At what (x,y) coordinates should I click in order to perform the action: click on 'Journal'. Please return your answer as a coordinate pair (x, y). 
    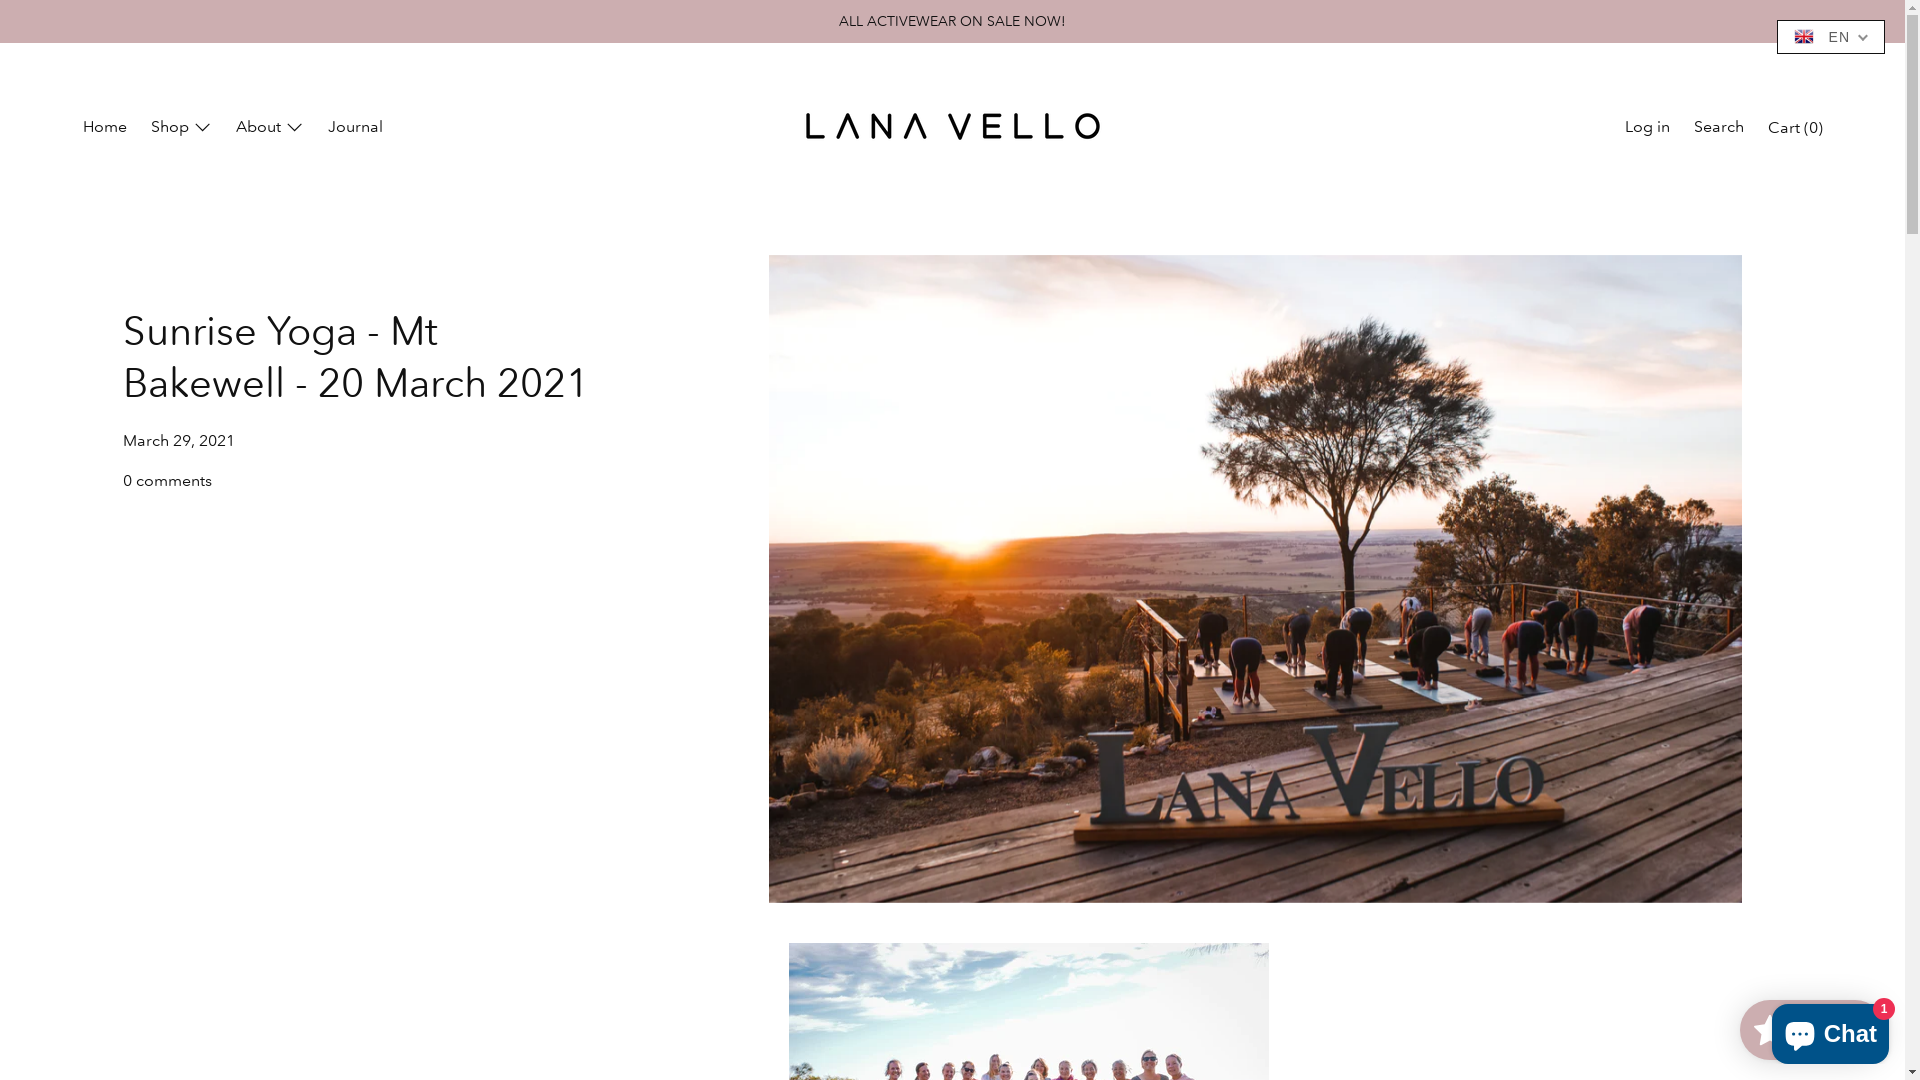
    Looking at the image, I should click on (355, 128).